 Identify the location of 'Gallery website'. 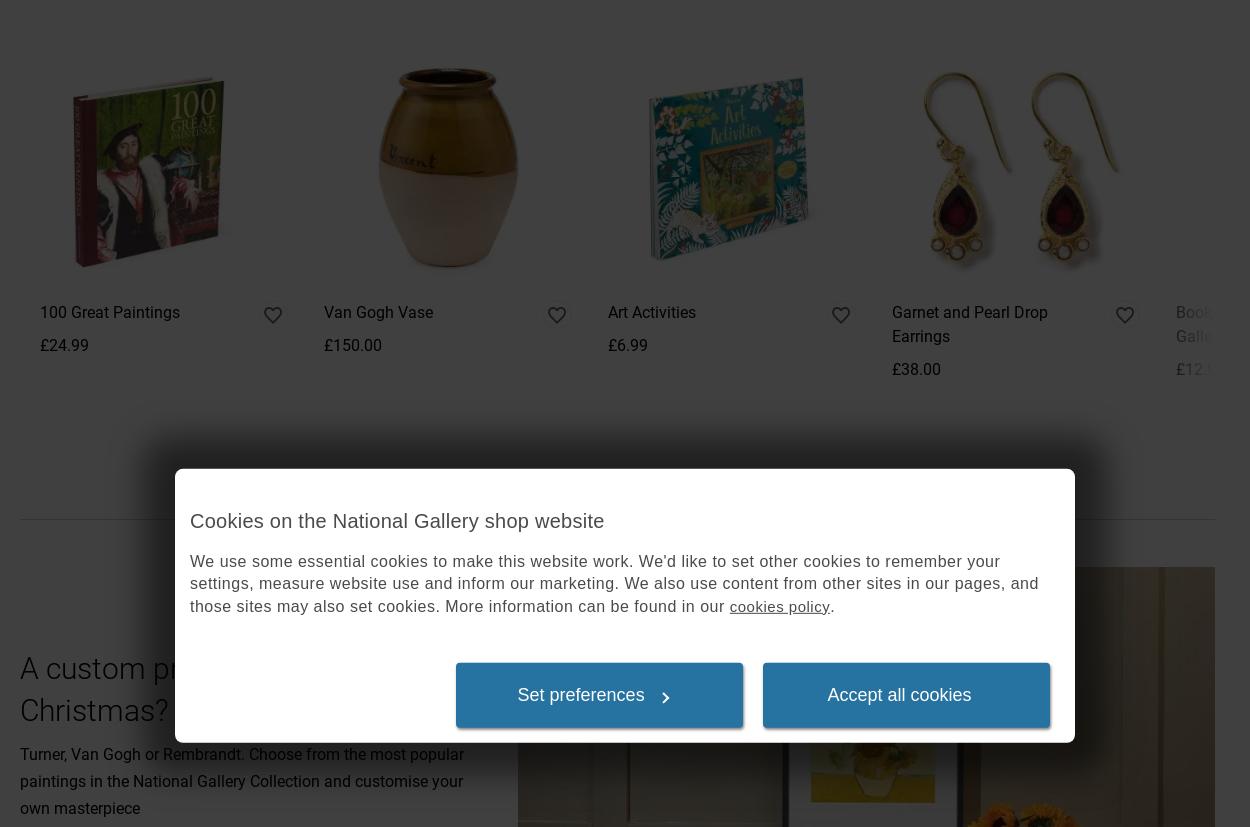
(476, 169).